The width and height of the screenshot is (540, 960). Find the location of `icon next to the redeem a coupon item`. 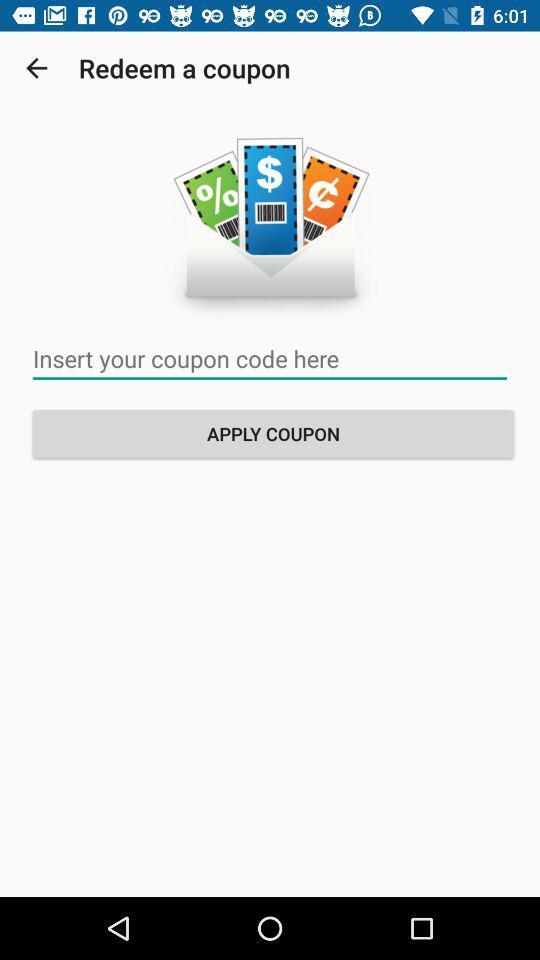

icon next to the redeem a coupon item is located at coordinates (36, 68).